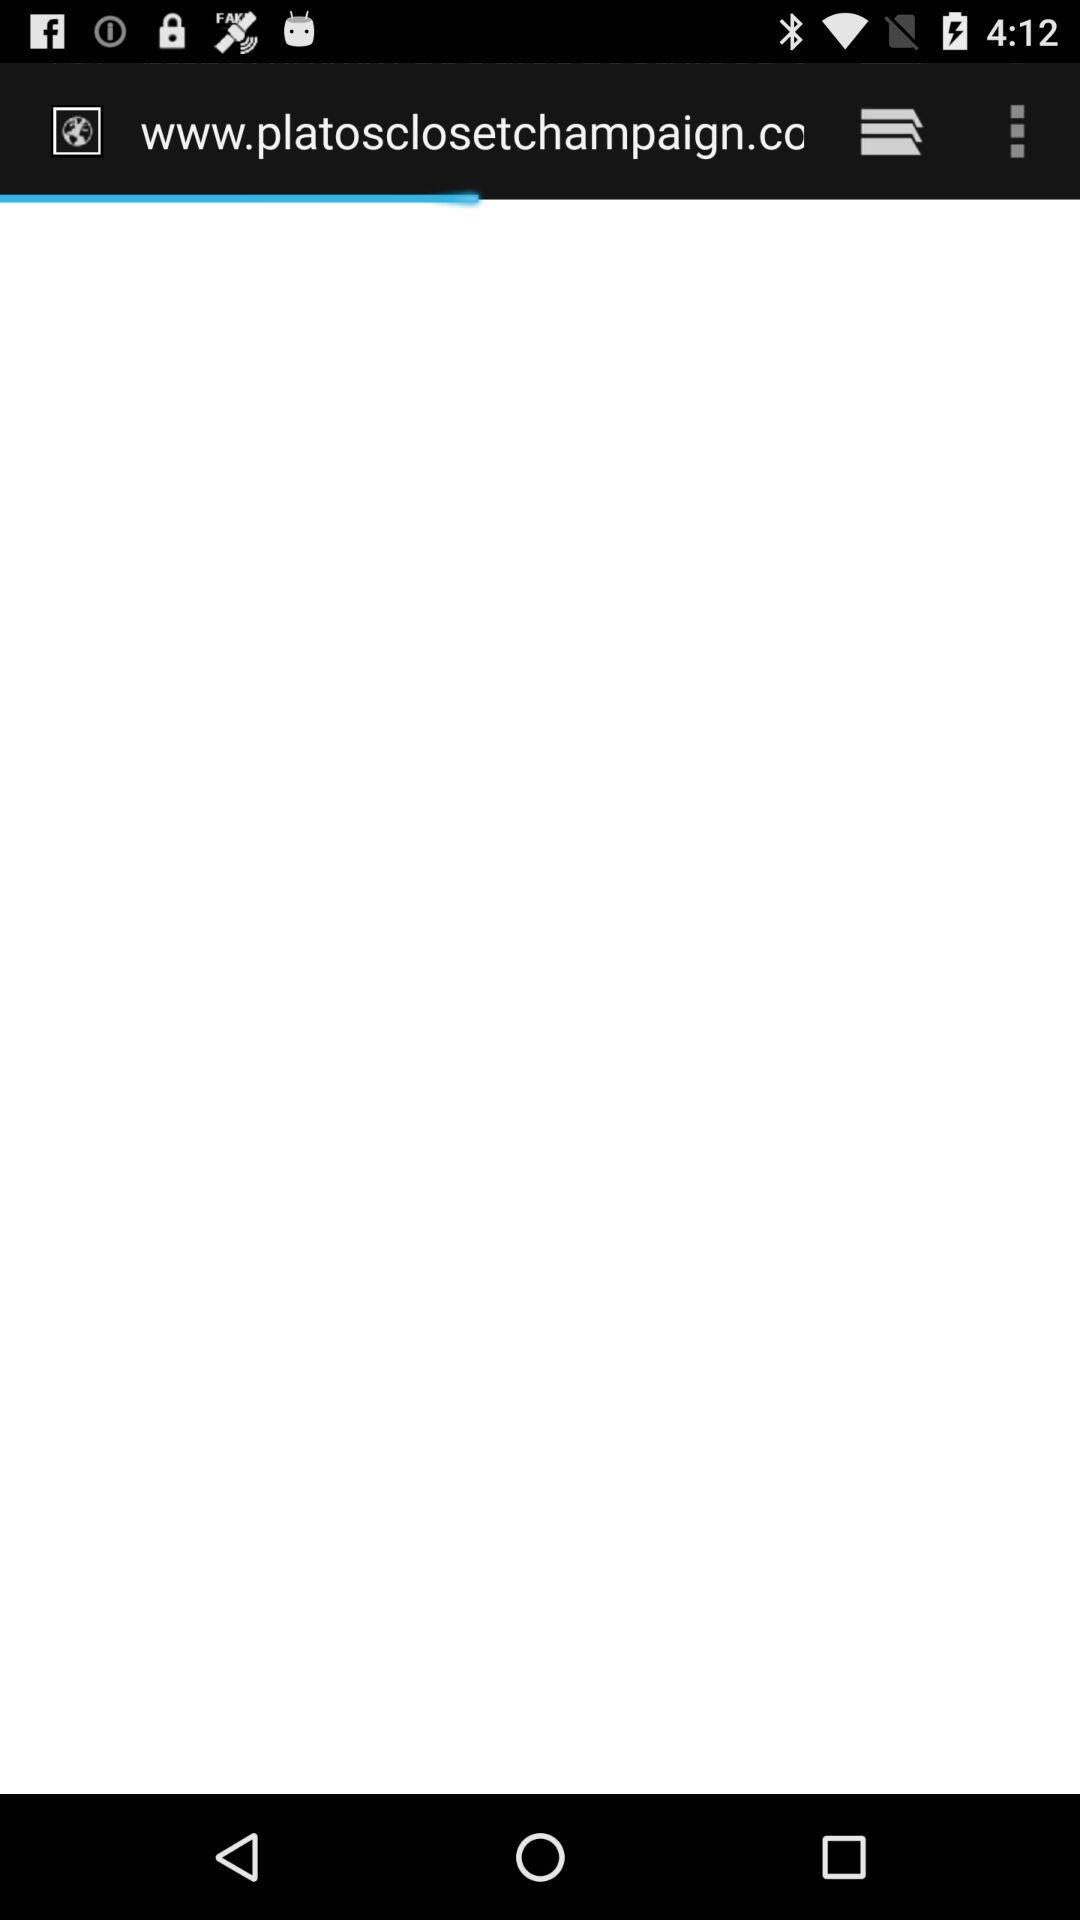 This screenshot has width=1080, height=1920. What do you see at coordinates (890, 130) in the screenshot?
I see `icon next to www.platosclosetchampaign.com` at bounding box center [890, 130].